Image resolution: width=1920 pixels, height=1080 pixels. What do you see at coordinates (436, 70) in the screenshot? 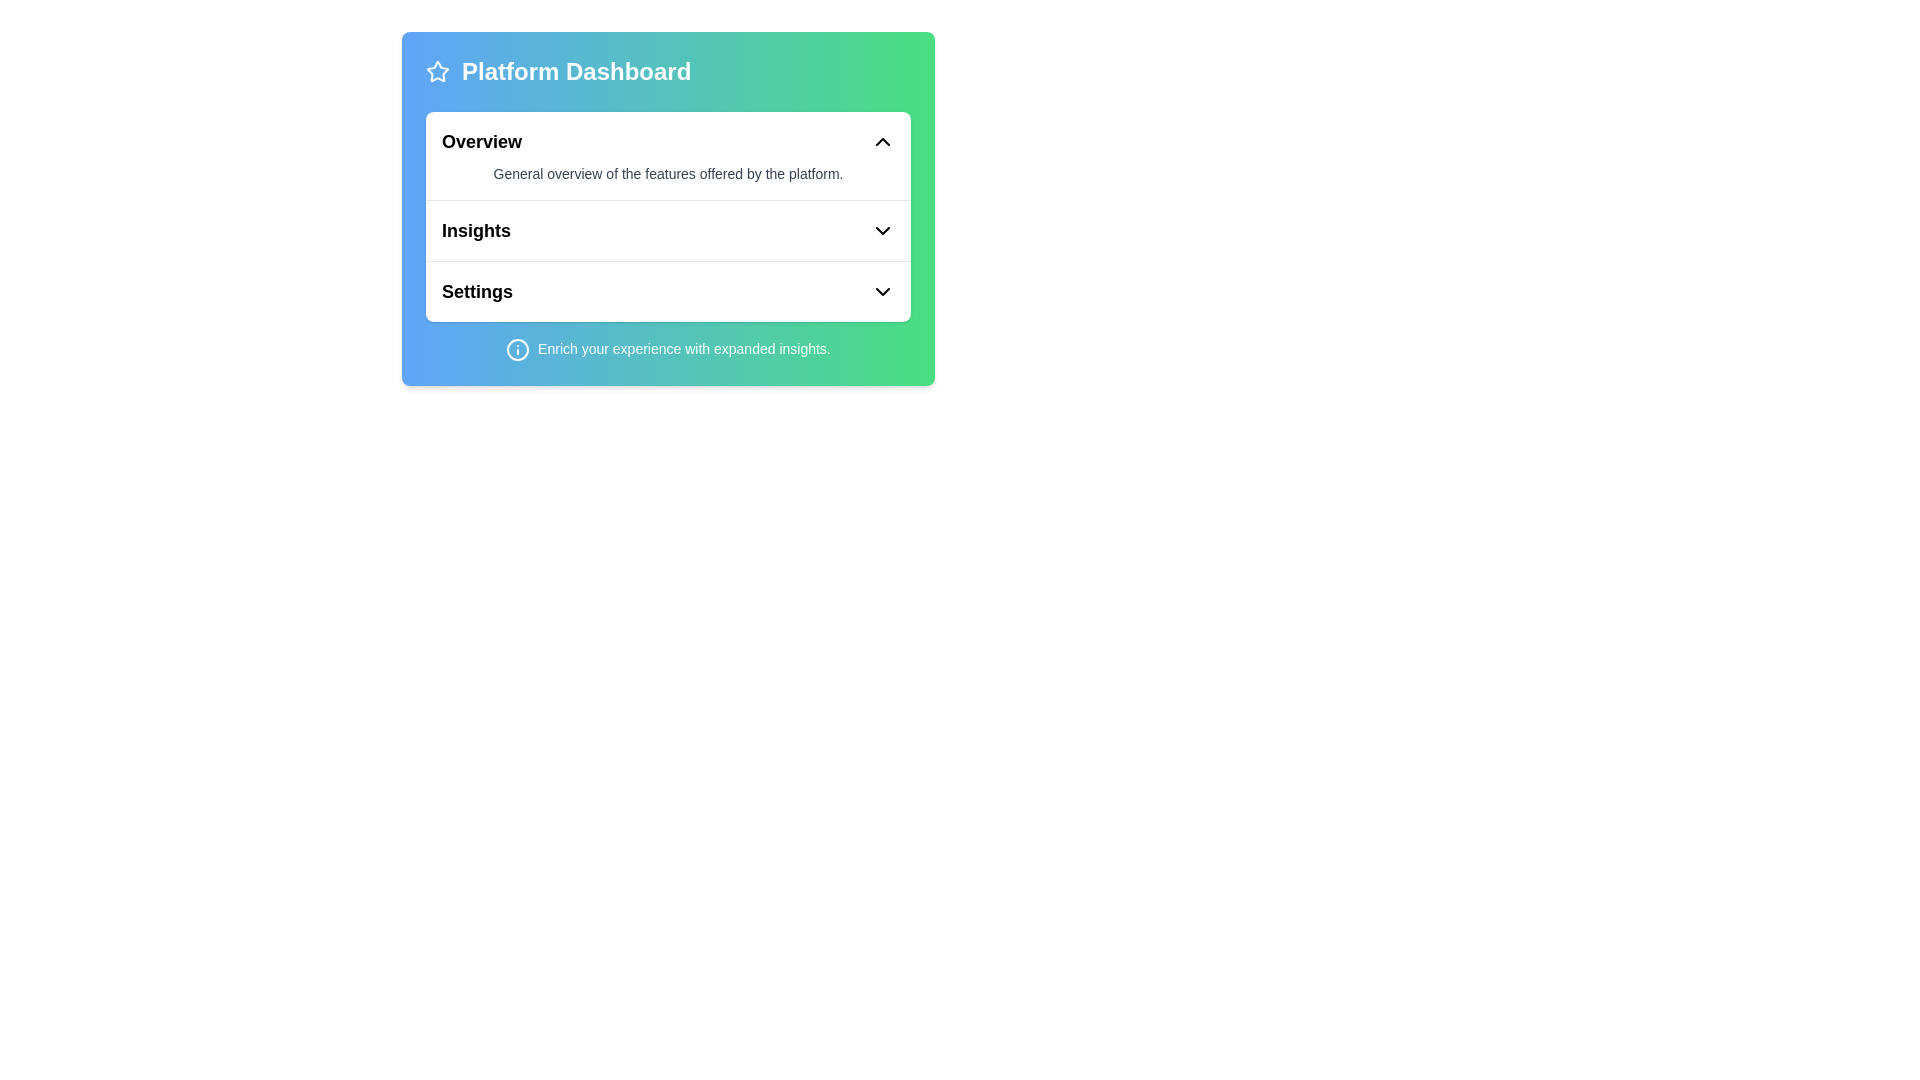
I see `the minimalist five-pointed star icon located to the left of the 'Platform Dashboard' heading in the header area` at bounding box center [436, 70].